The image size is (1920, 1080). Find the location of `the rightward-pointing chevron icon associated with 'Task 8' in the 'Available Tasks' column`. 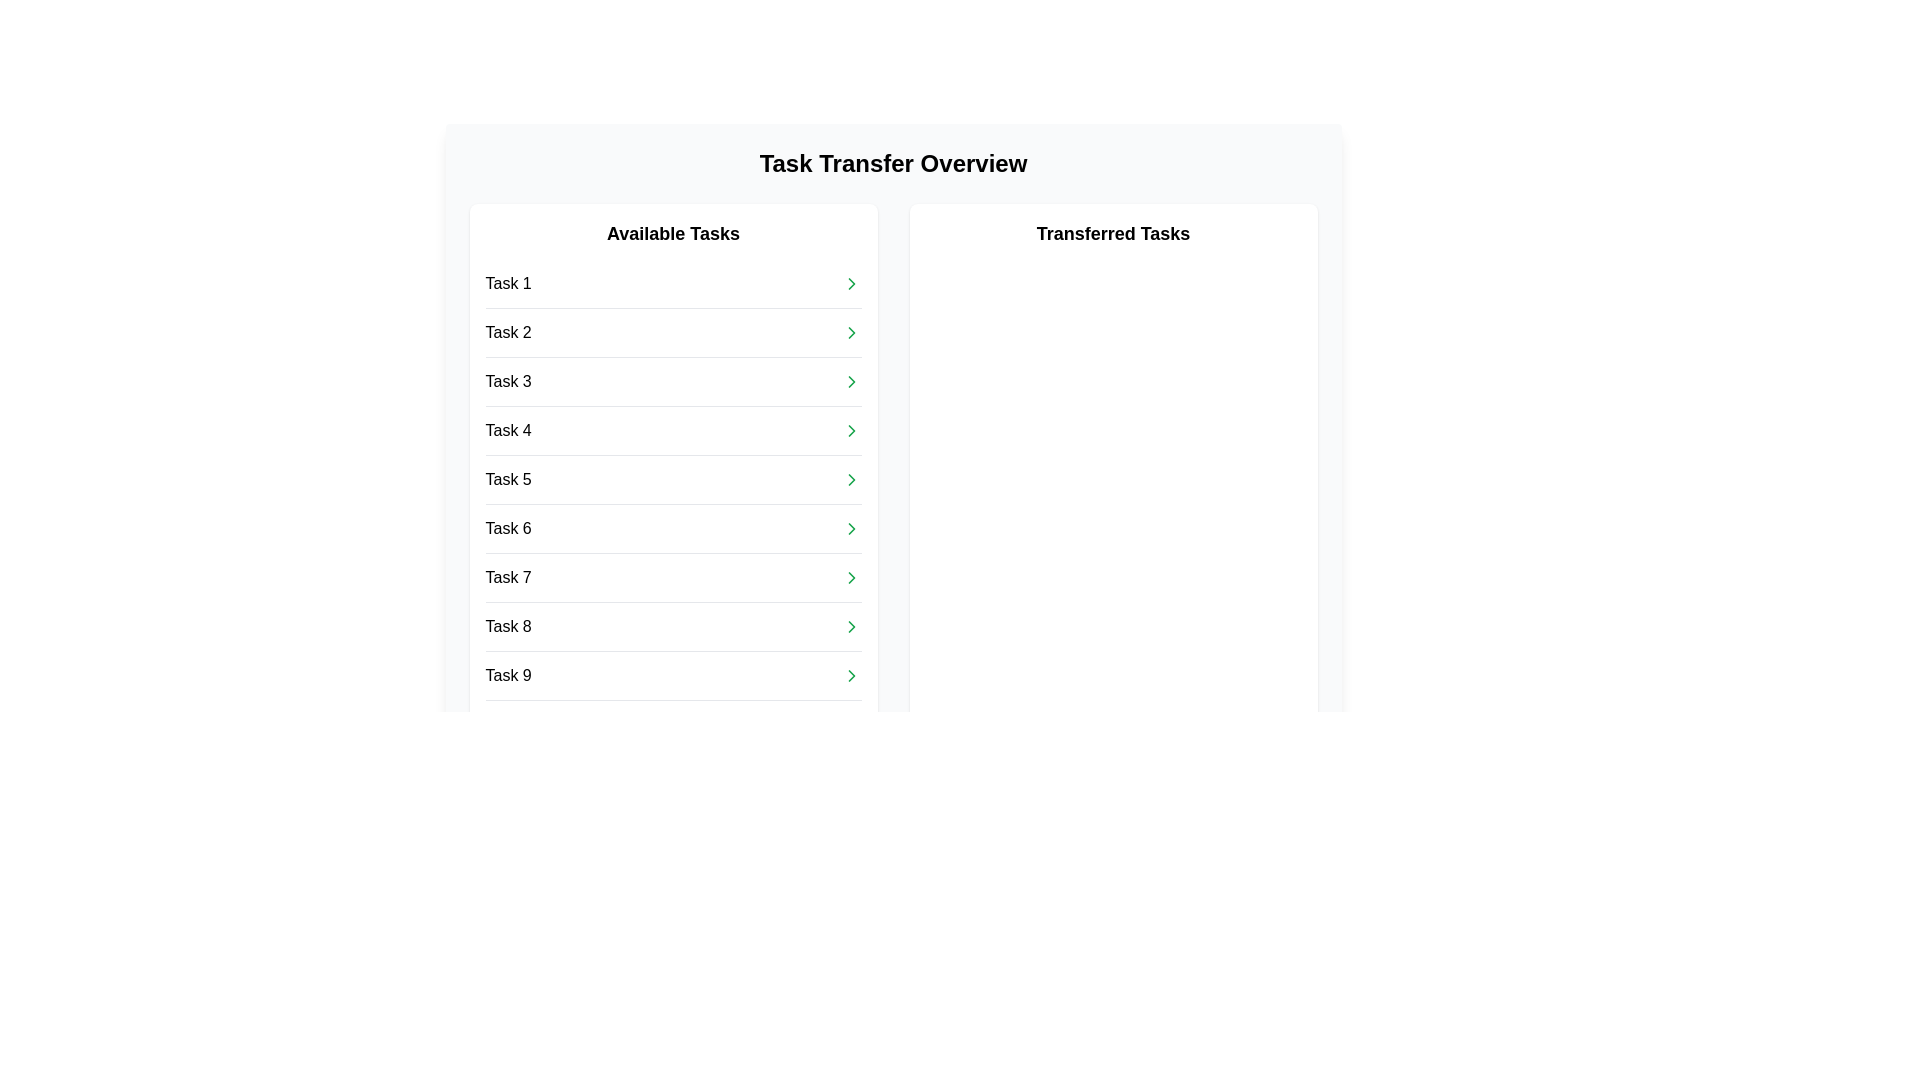

the rightward-pointing chevron icon associated with 'Task 8' in the 'Available Tasks' column is located at coordinates (851, 626).